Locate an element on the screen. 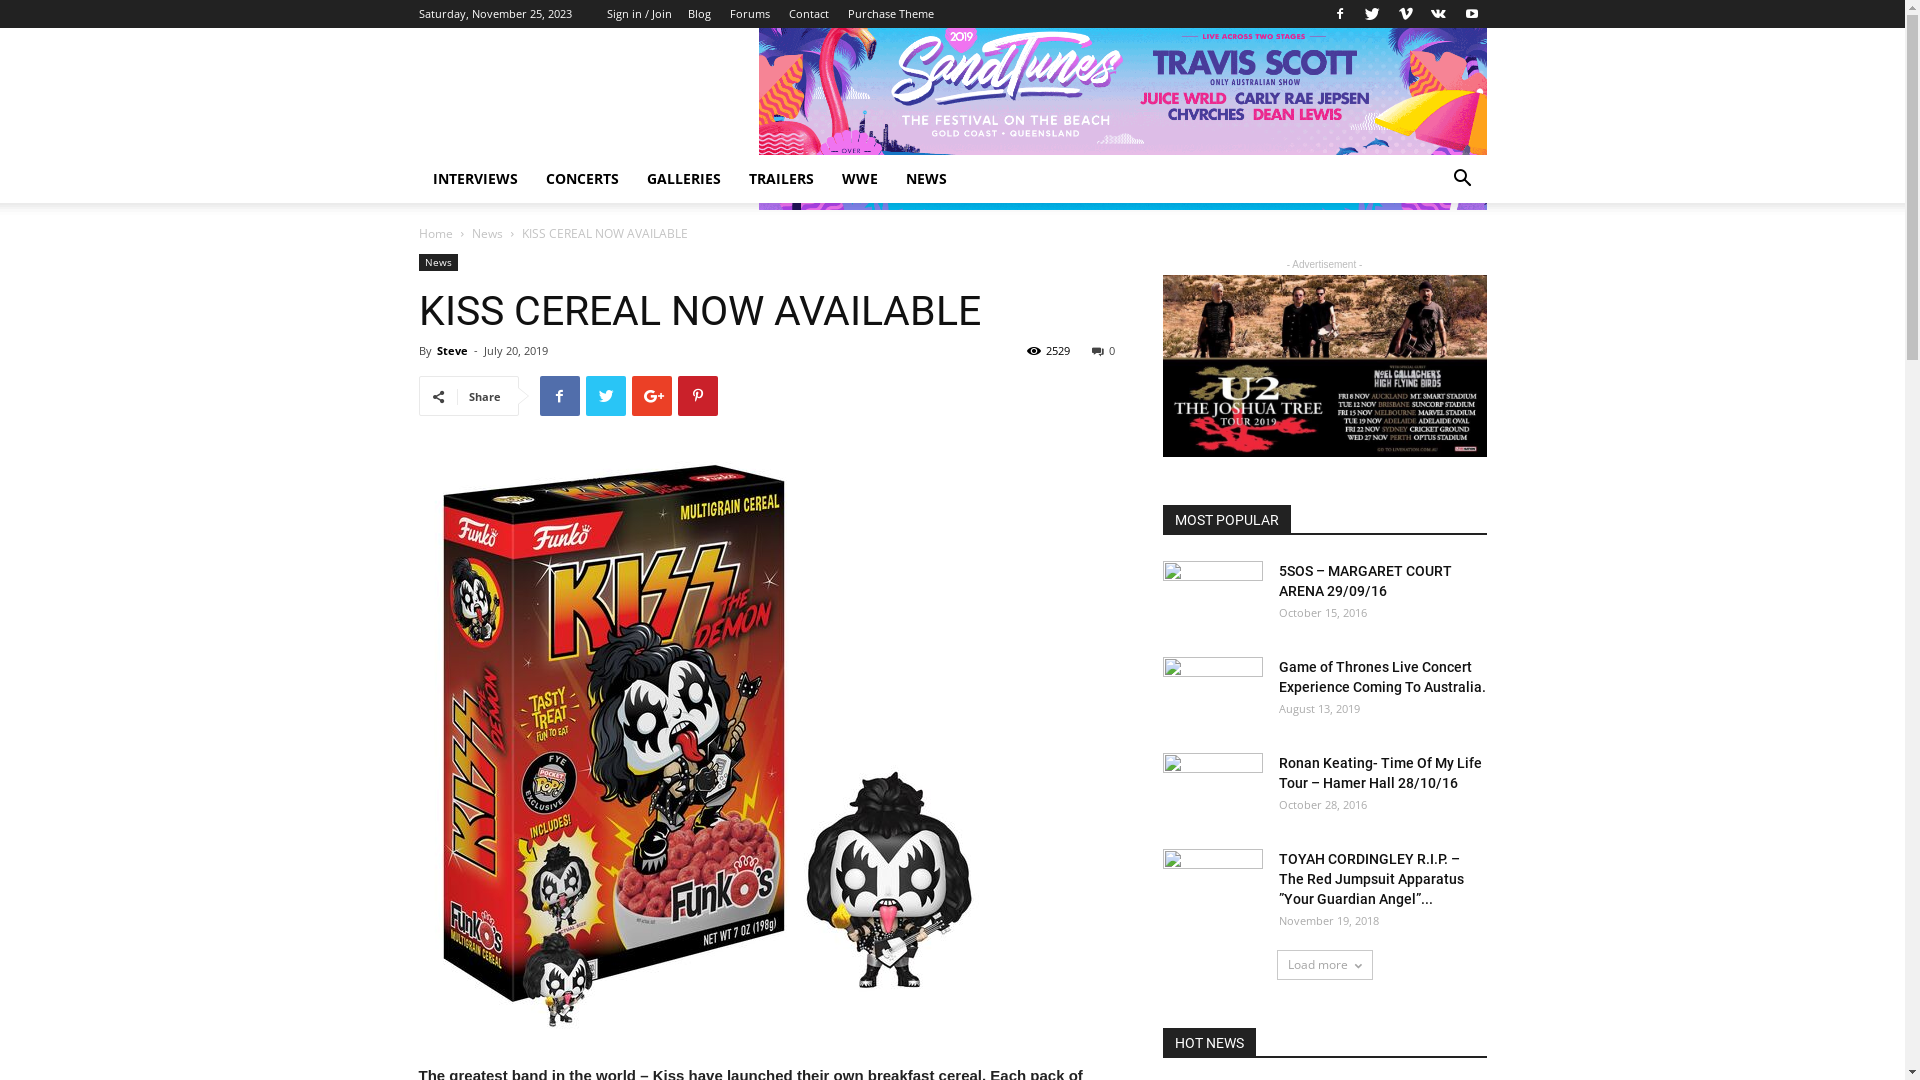  '0' is located at coordinates (1102, 349).